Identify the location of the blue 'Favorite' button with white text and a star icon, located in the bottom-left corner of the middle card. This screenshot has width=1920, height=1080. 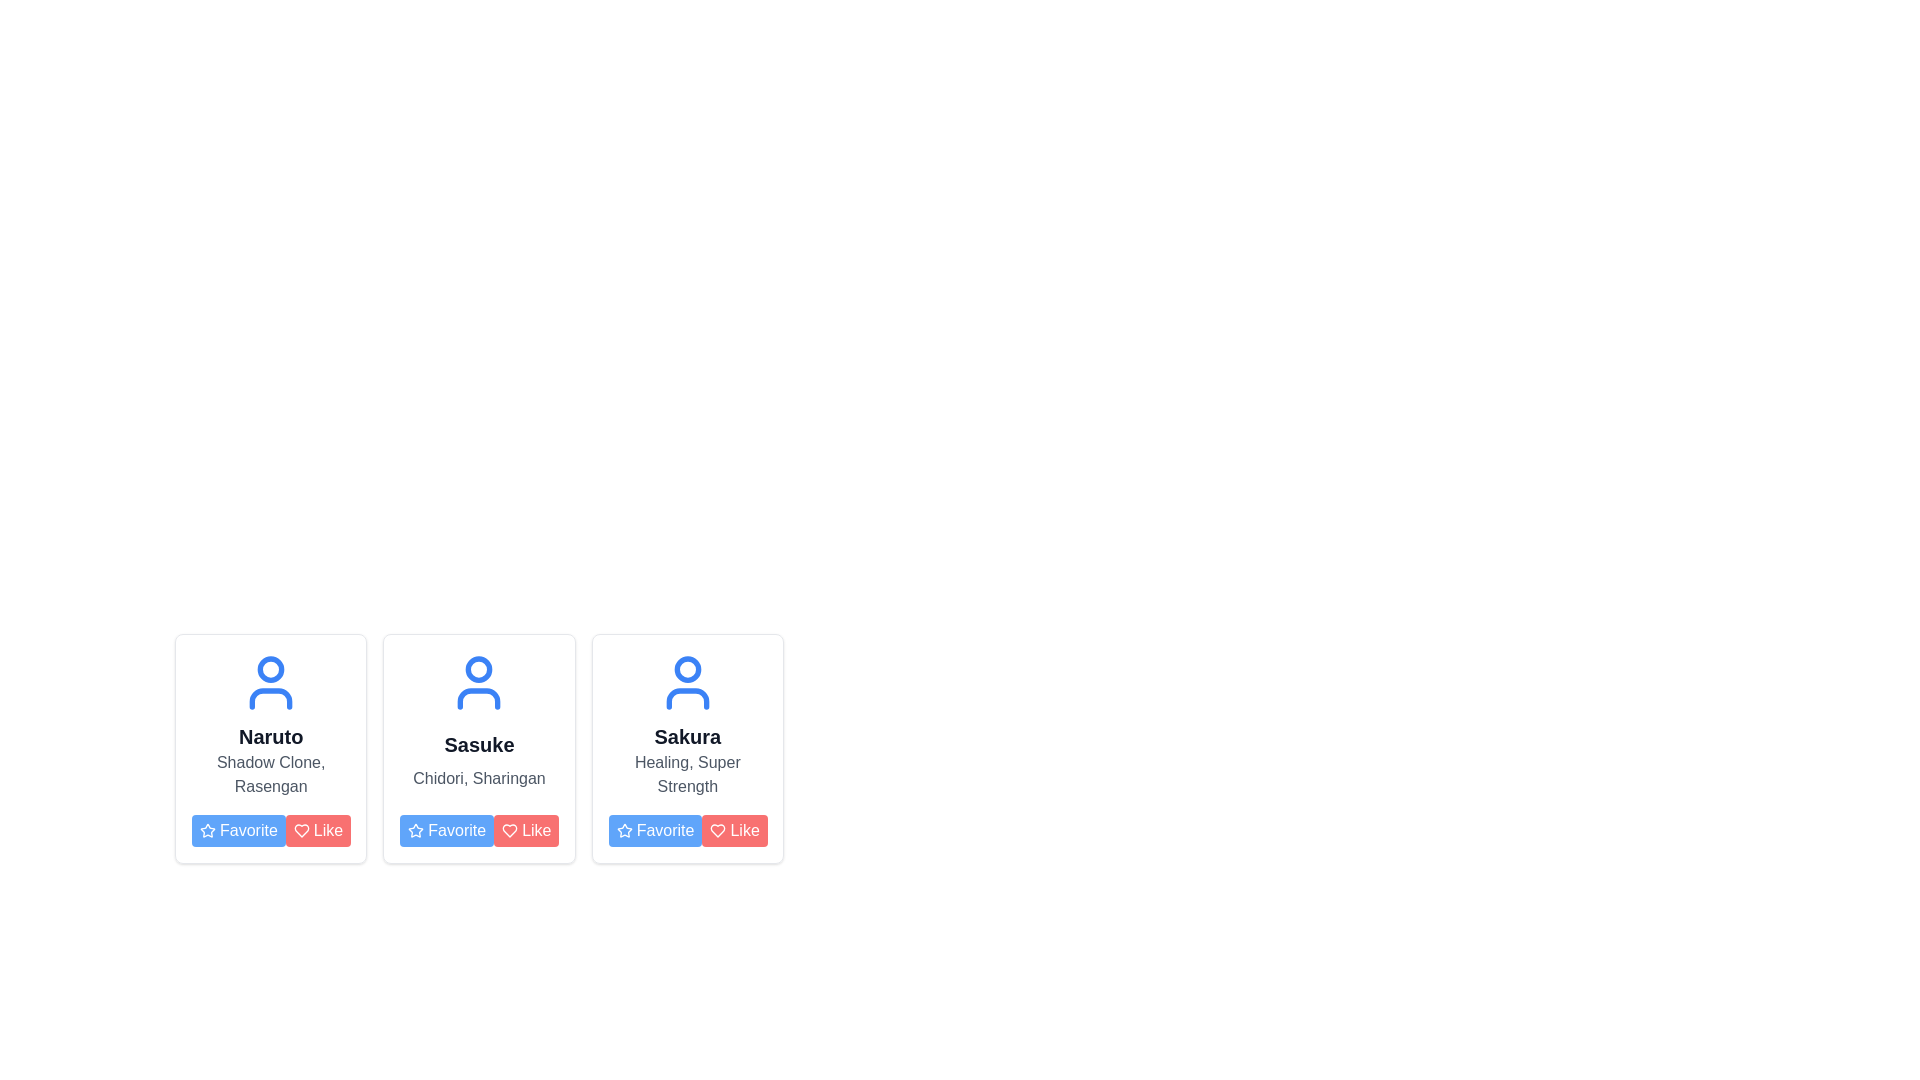
(446, 830).